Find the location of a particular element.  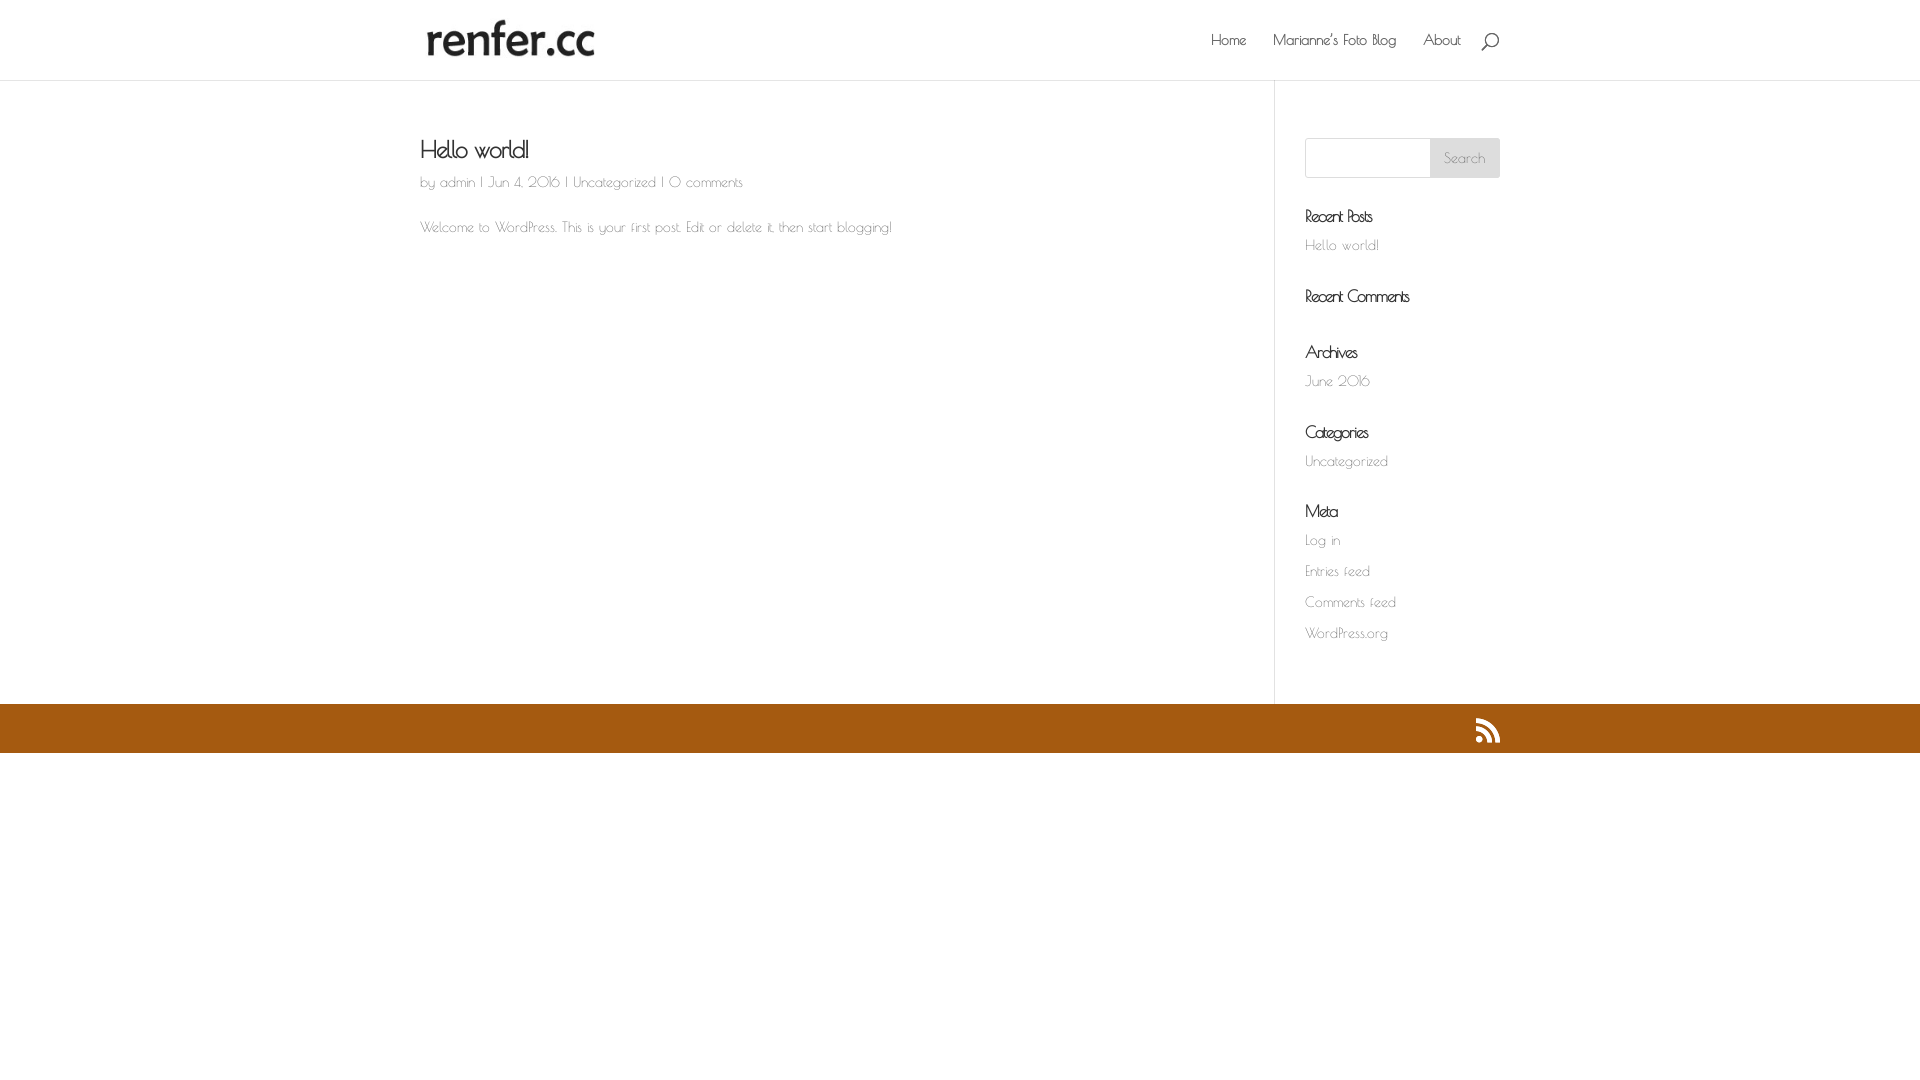

'June 2016' is located at coordinates (1337, 381).